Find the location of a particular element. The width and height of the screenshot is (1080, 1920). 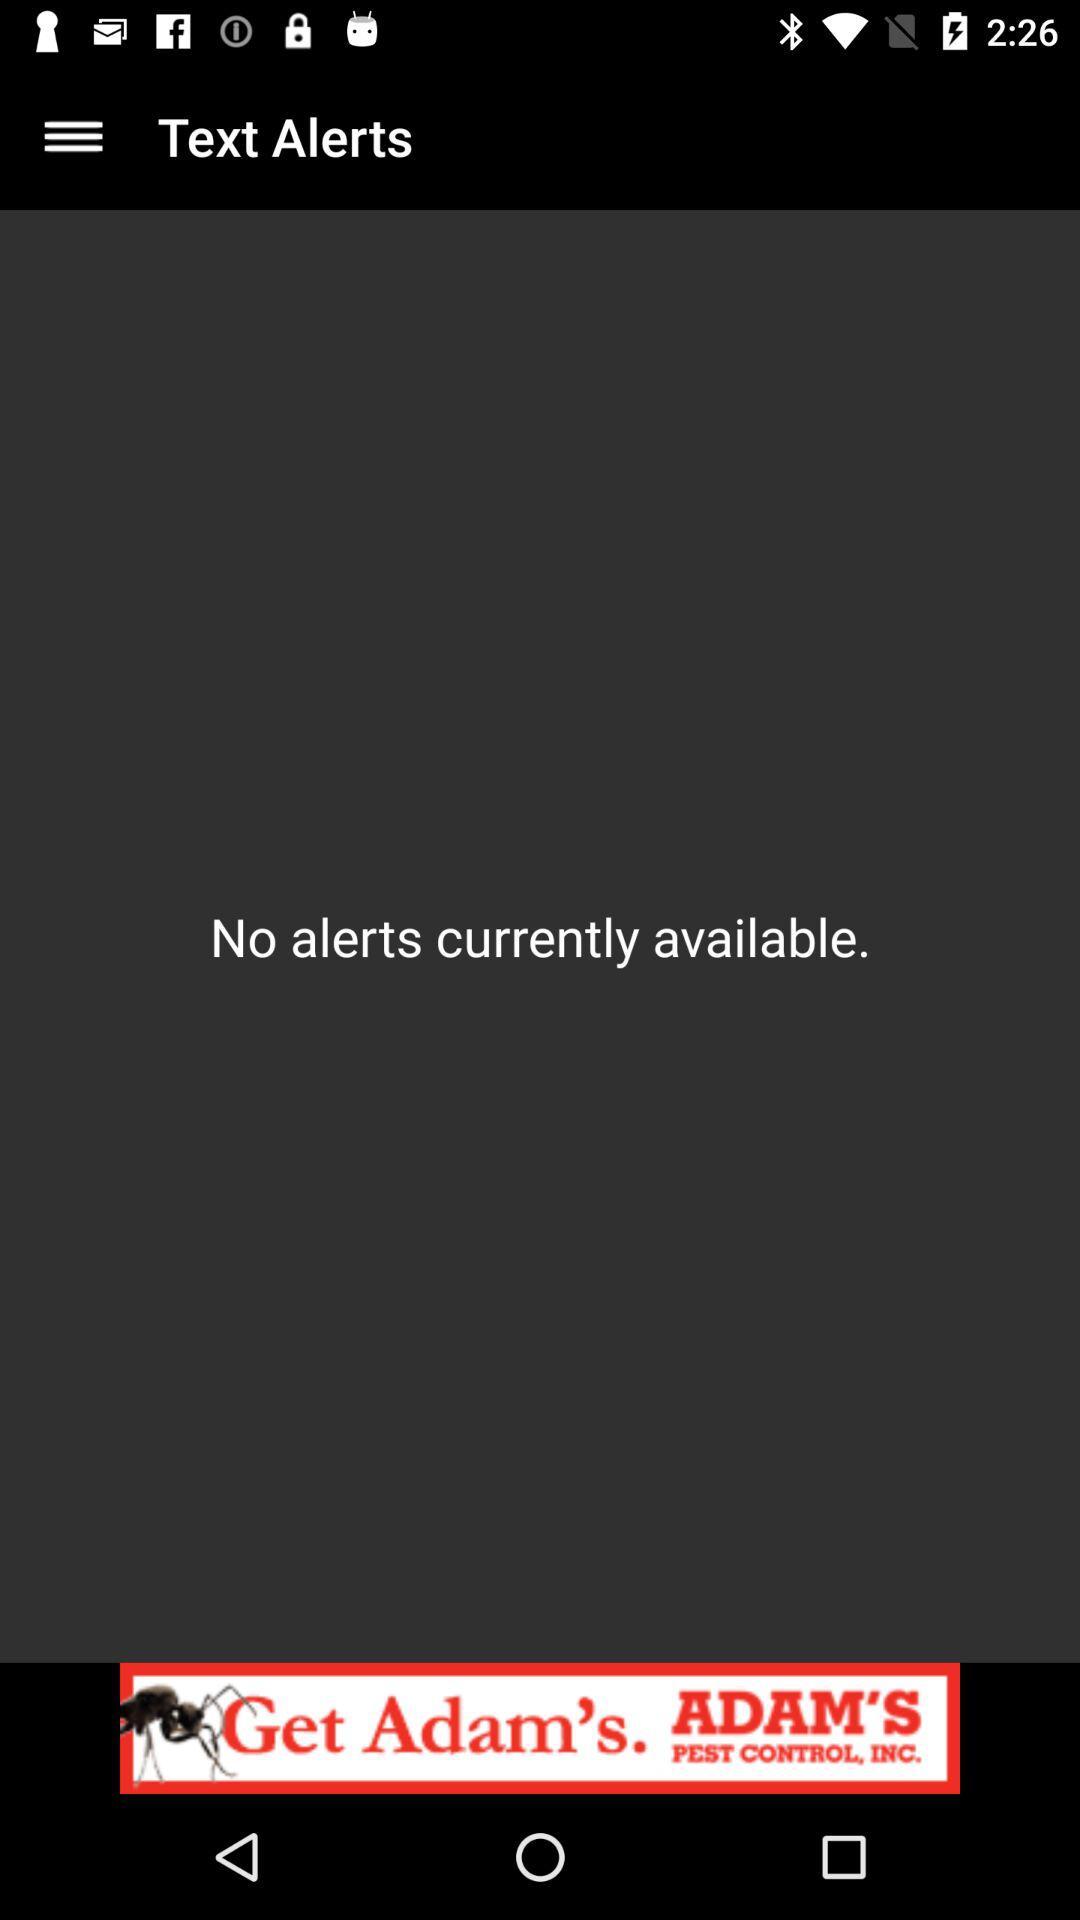

tap to view advertisement is located at coordinates (540, 1727).